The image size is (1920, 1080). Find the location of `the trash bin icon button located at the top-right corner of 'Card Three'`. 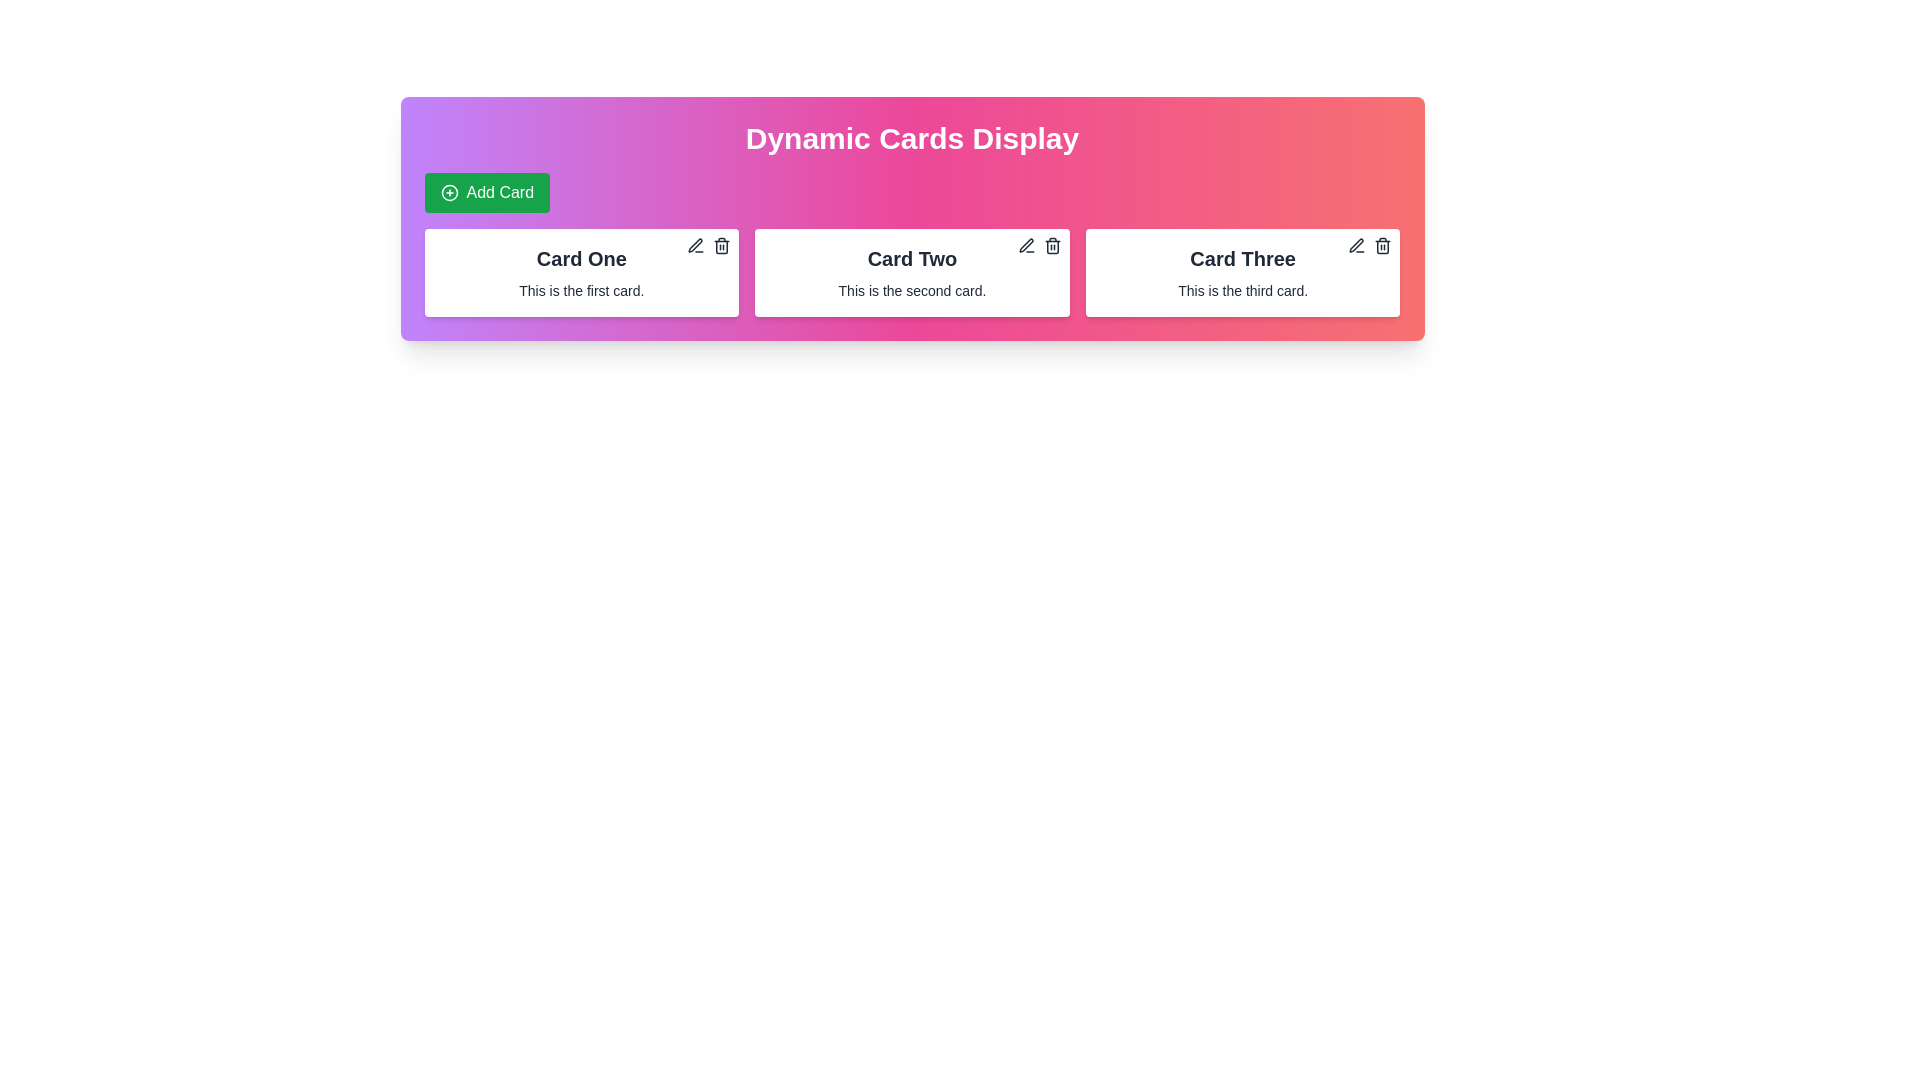

the trash bin icon button located at the top-right corner of 'Card Three' is located at coordinates (1382, 245).